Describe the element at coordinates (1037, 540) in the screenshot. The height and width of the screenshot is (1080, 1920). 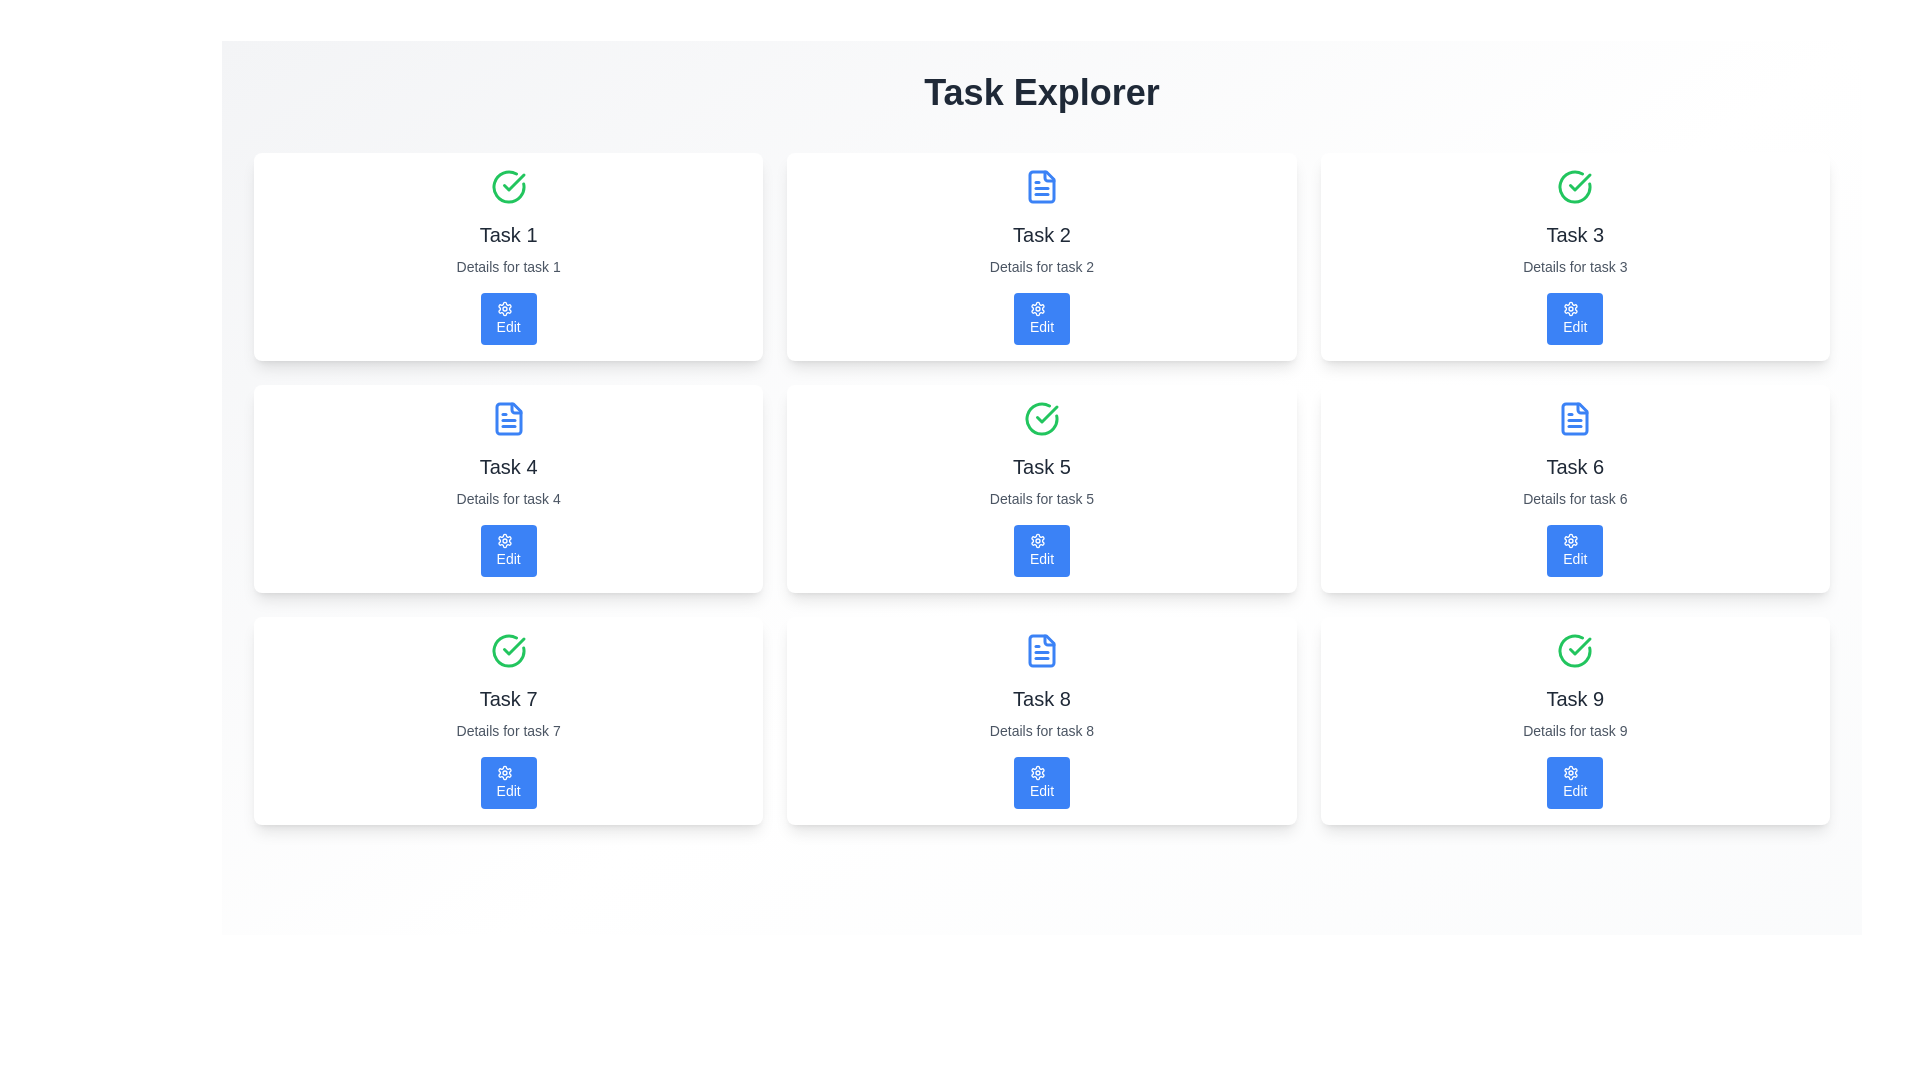
I see `the gear-shaped icon located at the left side of the 'Edit' button for 'Task 5'` at that location.